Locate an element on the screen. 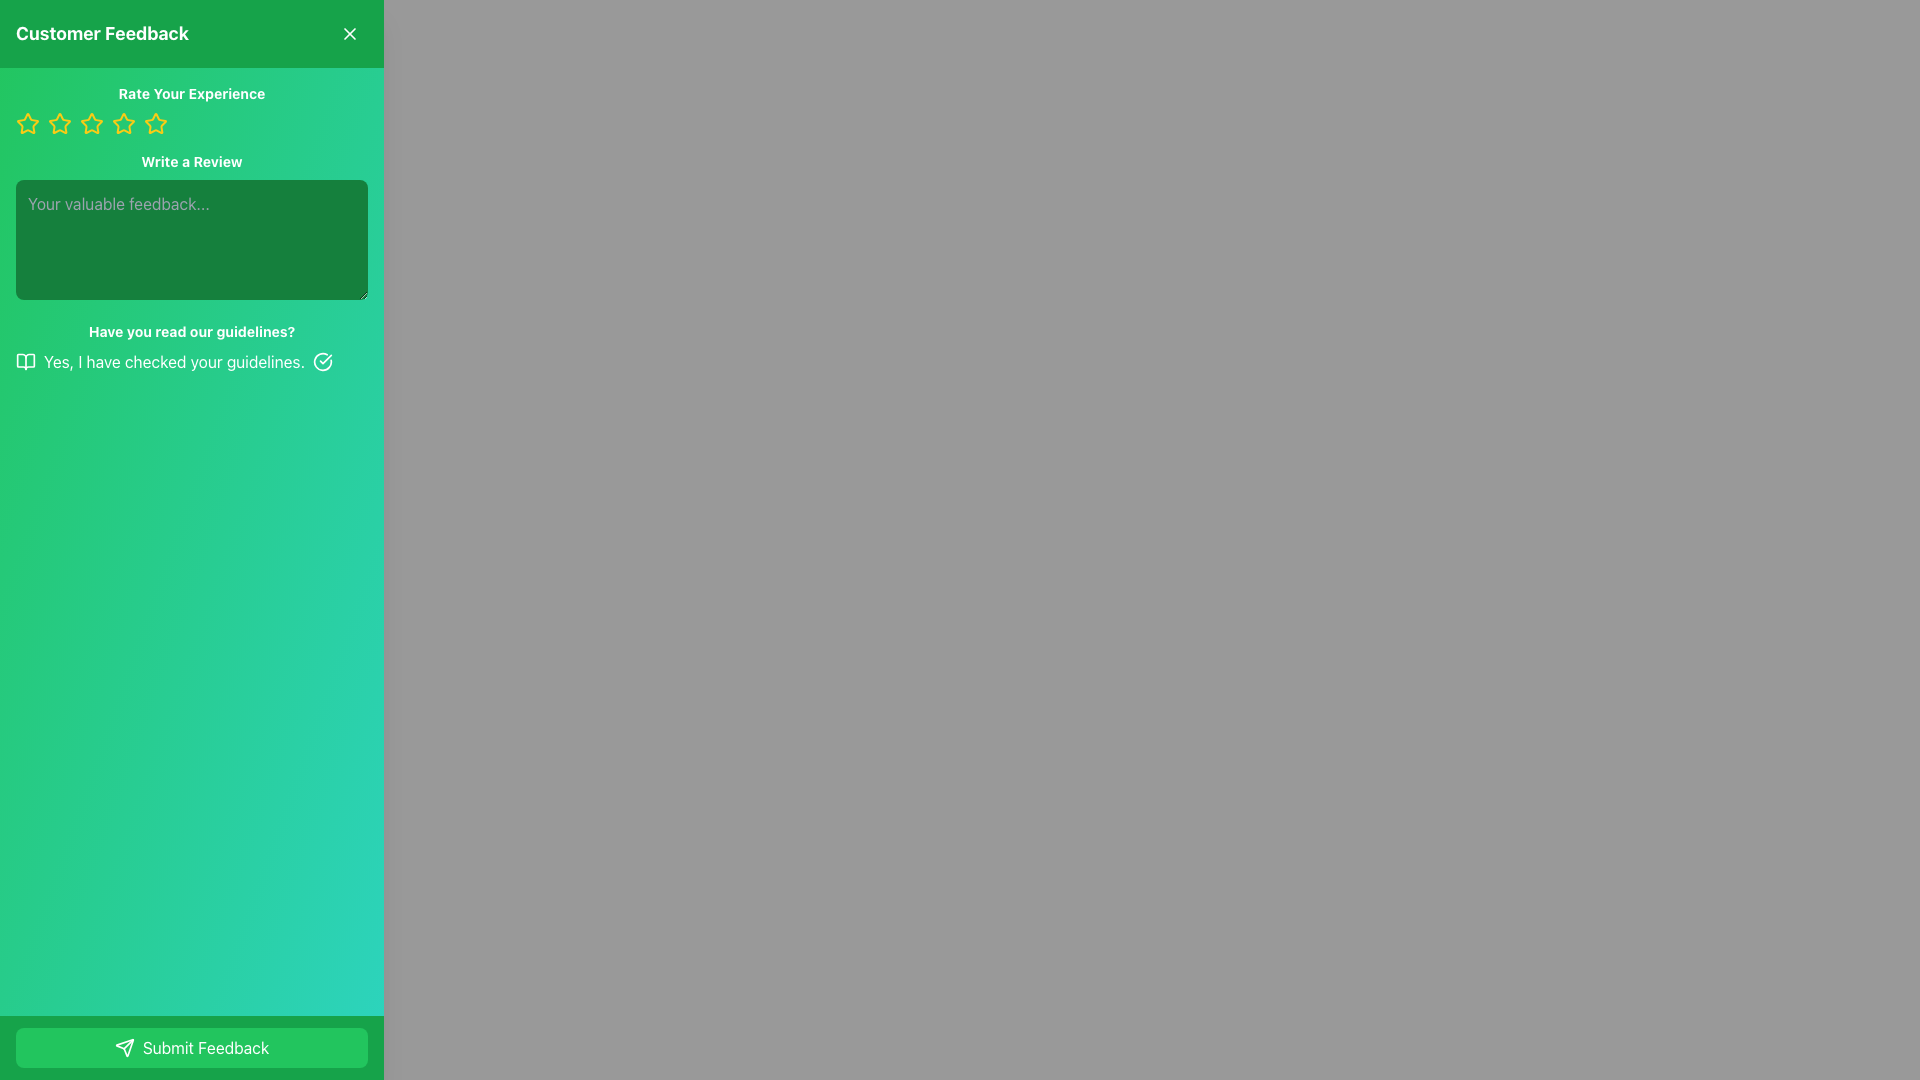 Image resolution: width=1920 pixels, height=1080 pixels. statement 'Yes, I have checked your guidelines.' in the horizontal group containing a checkbox, icon, and text, located below the question 'Have you read our guidelines?' is located at coordinates (192, 362).